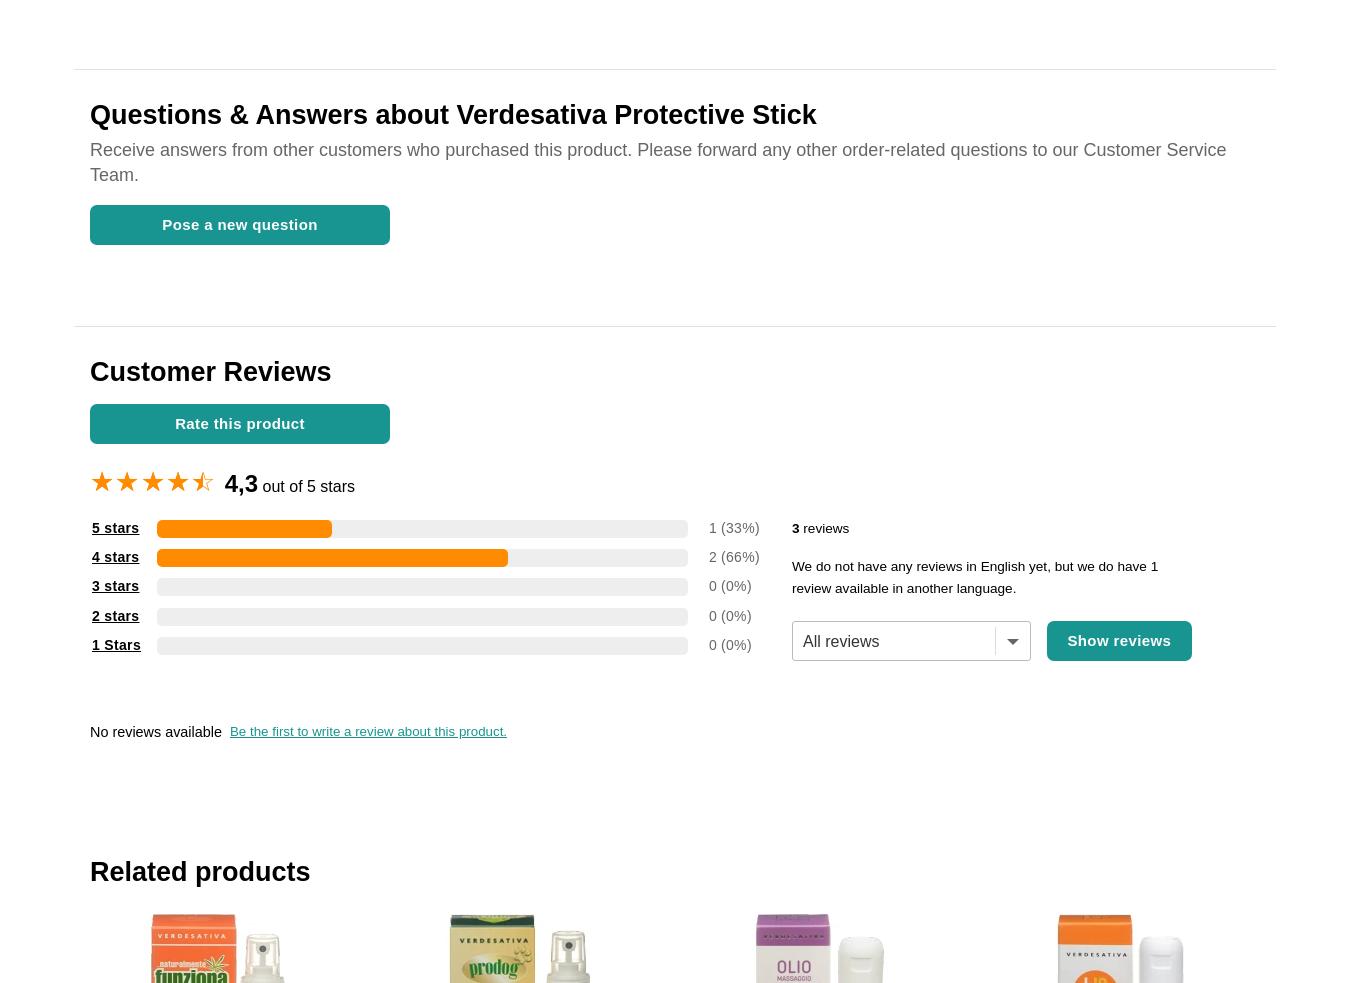 The image size is (1350, 983). I want to click on '(33%)', so click(739, 527).